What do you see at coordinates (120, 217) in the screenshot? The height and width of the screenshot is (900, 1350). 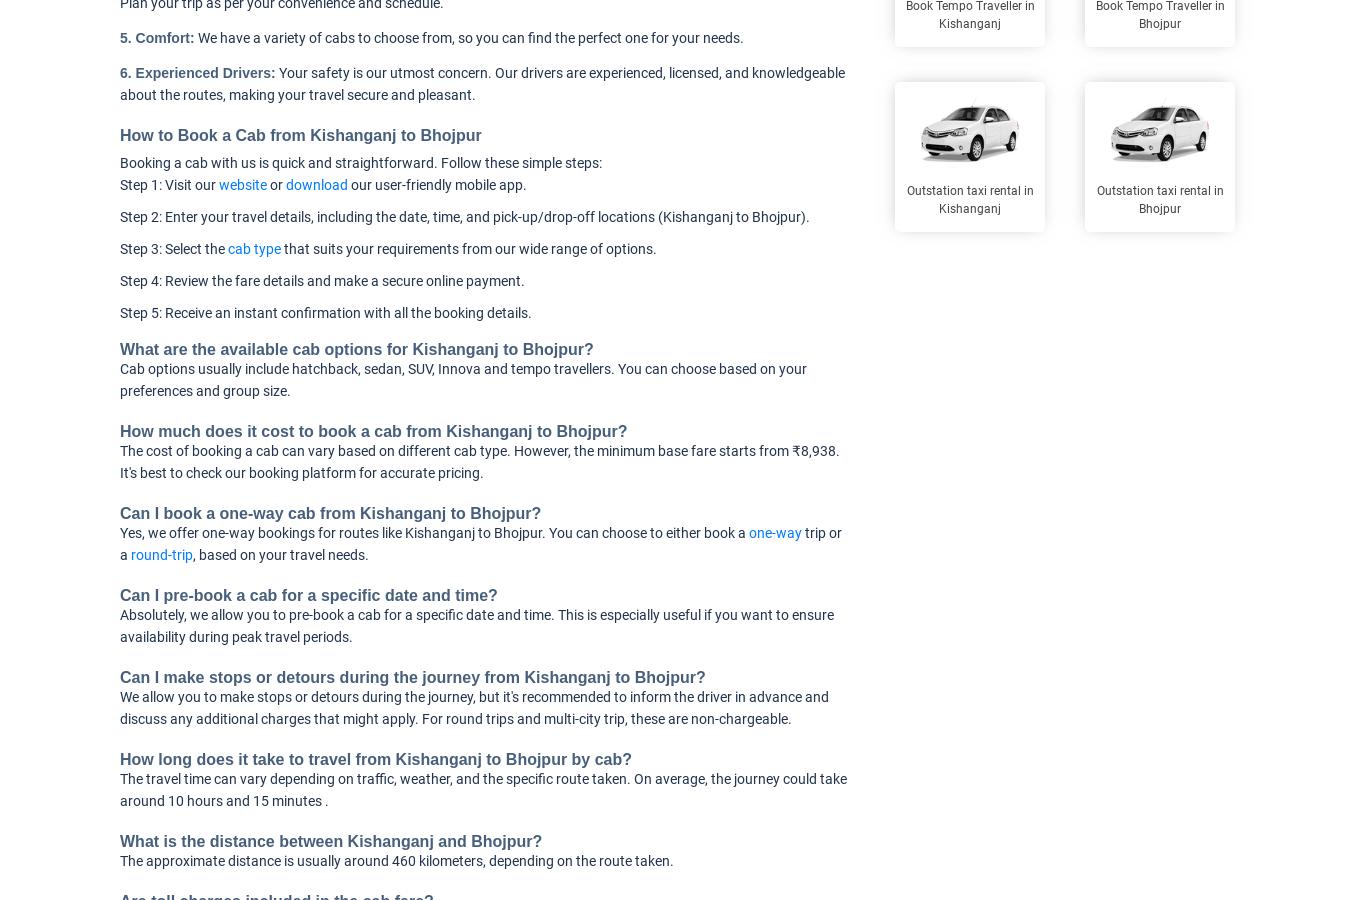 I see `'Step 2: Enter your travel details, including the date, time, and pick-up/drop-off locations (Kishanganj to Bhojpur).'` at bounding box center [120, 217].